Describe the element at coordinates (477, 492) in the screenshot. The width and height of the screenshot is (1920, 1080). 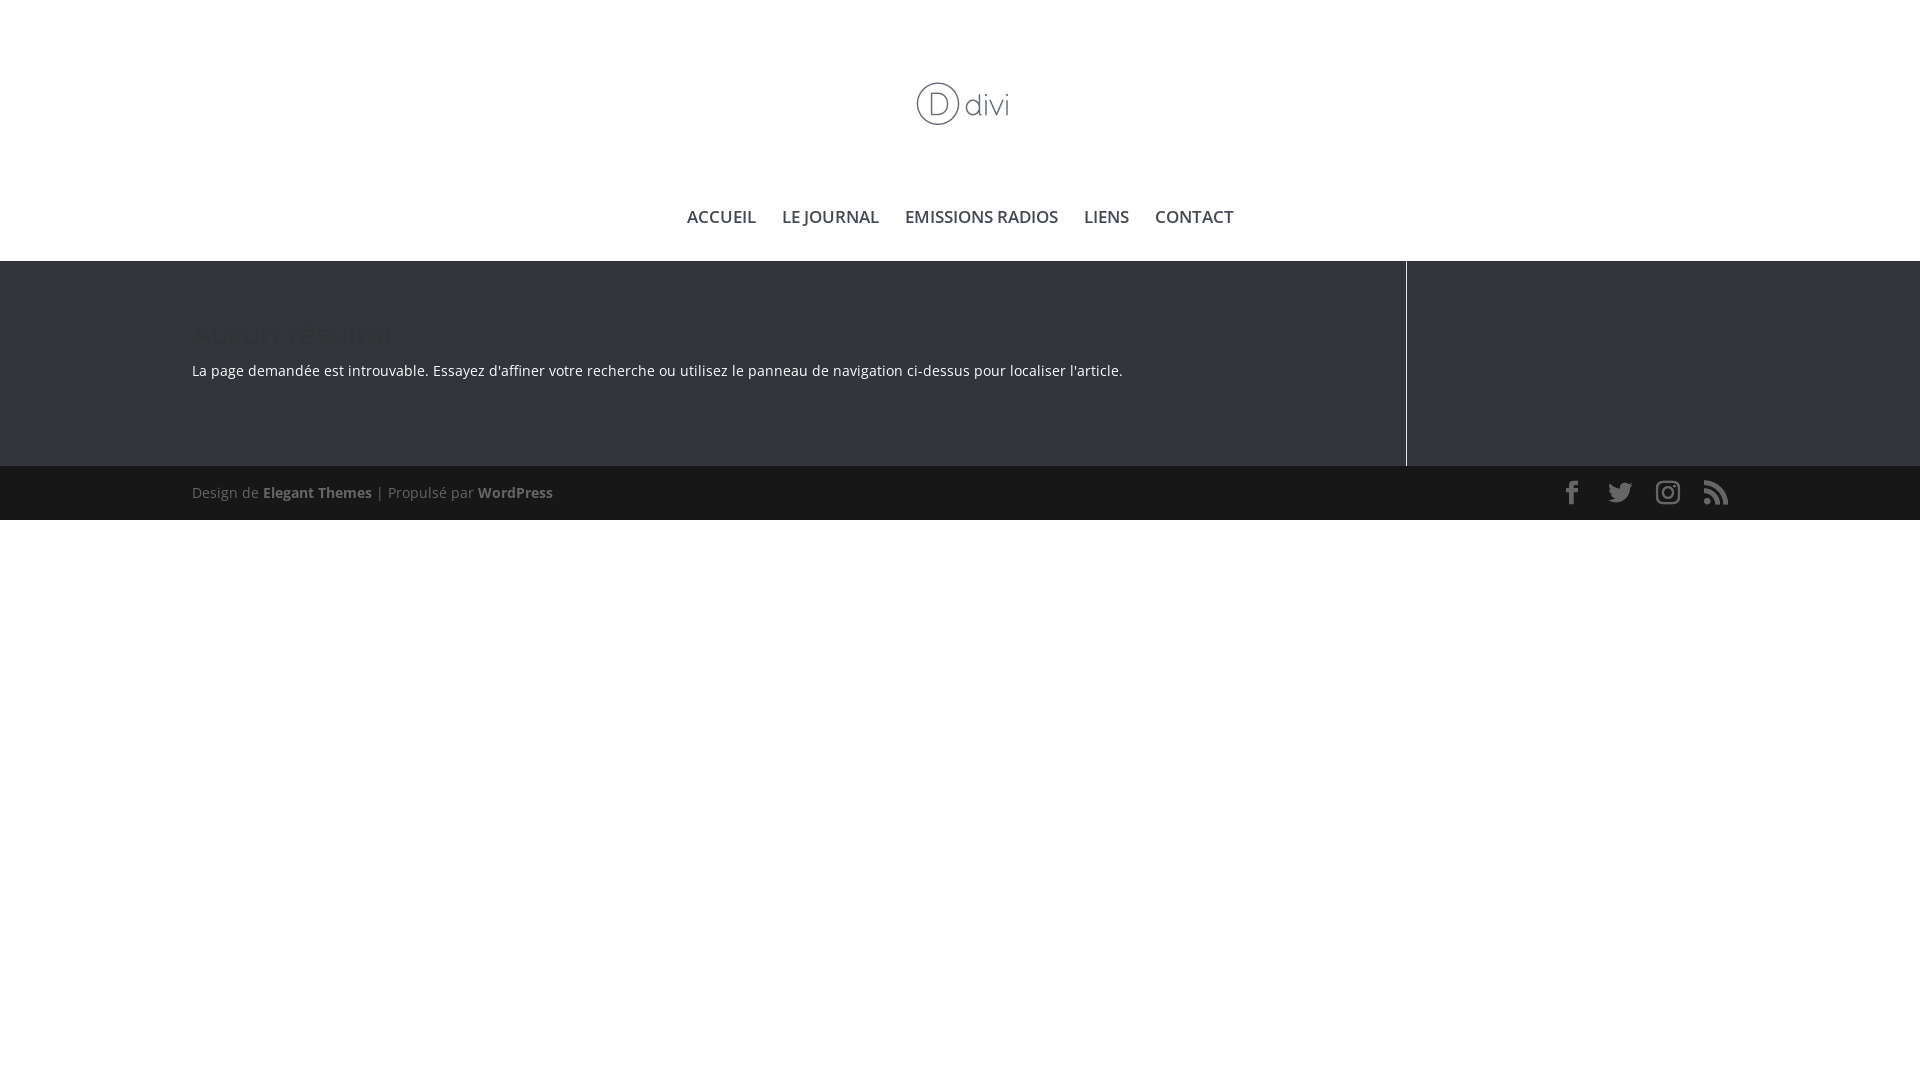
I see `'WordPress'` at that location.